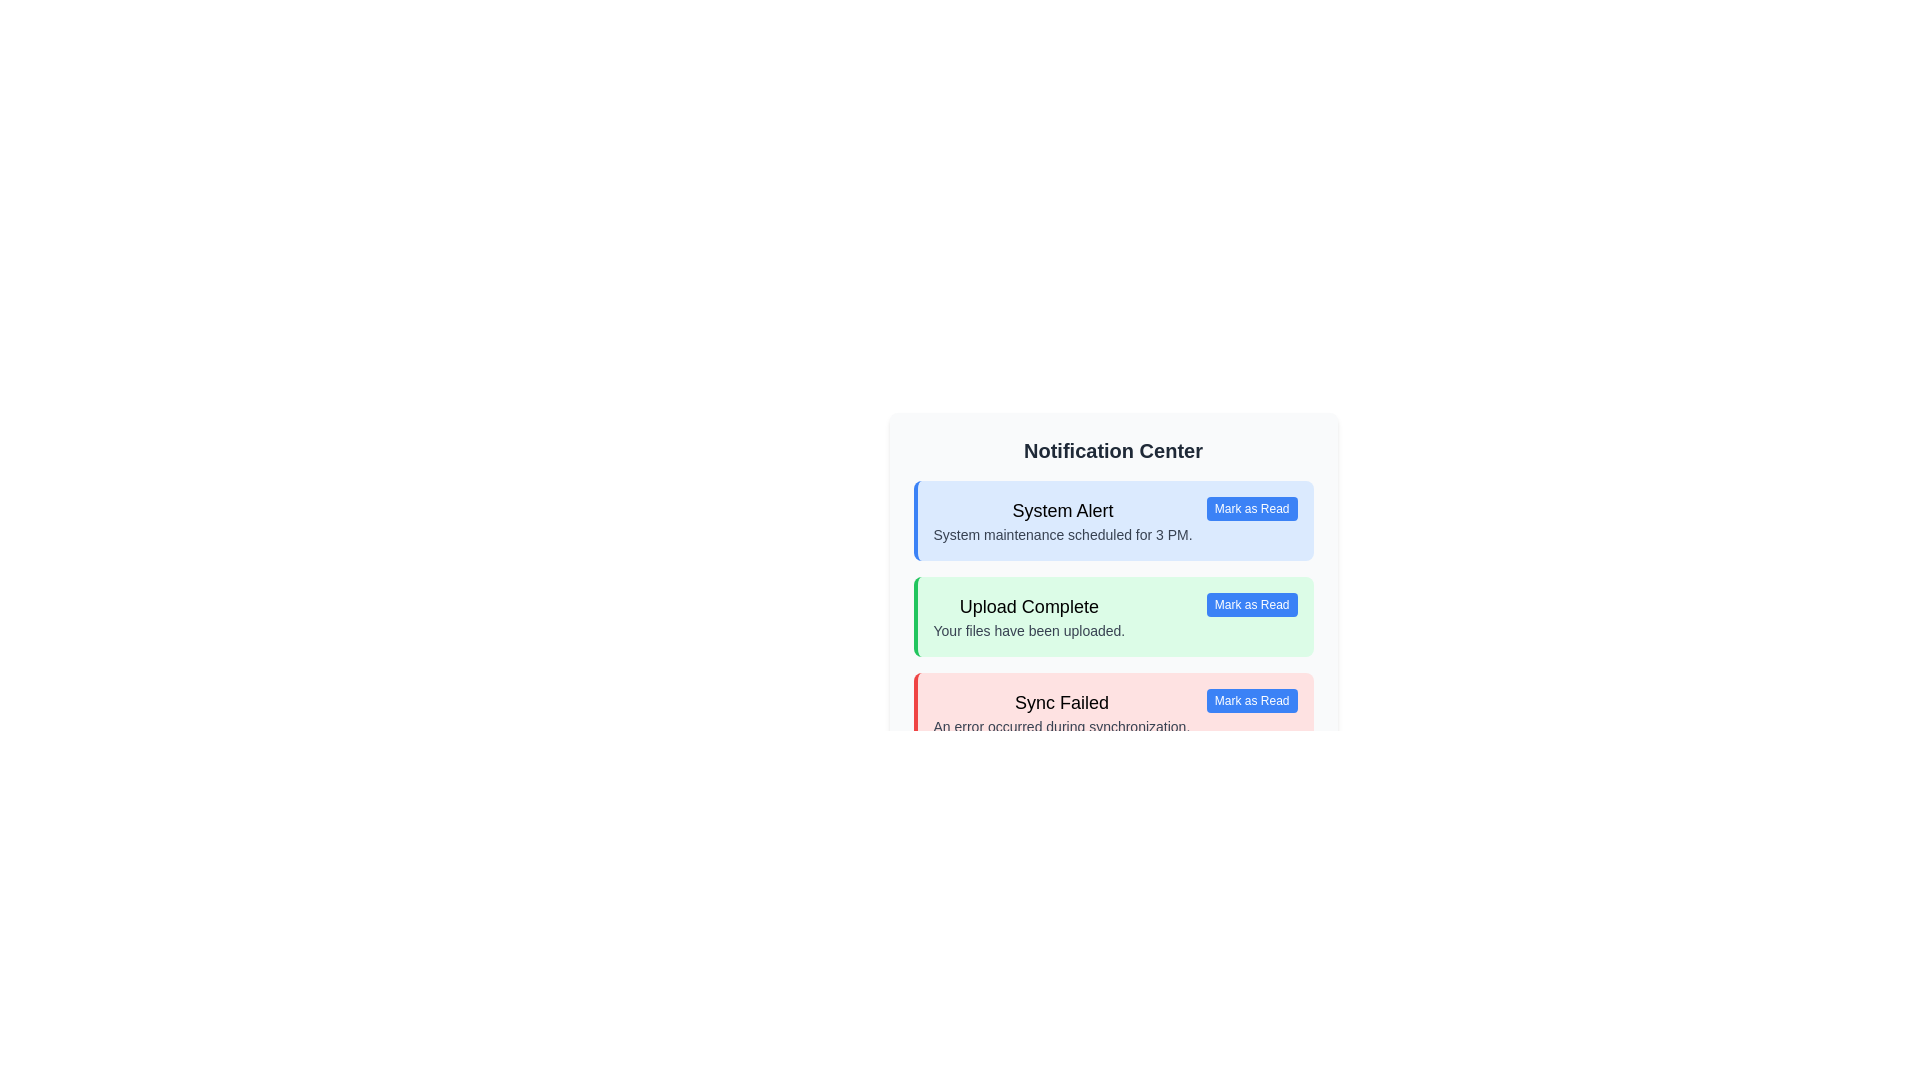 This screenshot has height=1080, width=1920. Describe the element at coordinates (1060, 701) in the screenshot. I see `the text label indicating 'Sync Failed' in the third notification card within the Notification Center, which serves as the main heading for the synchronization failure notification` at that location.